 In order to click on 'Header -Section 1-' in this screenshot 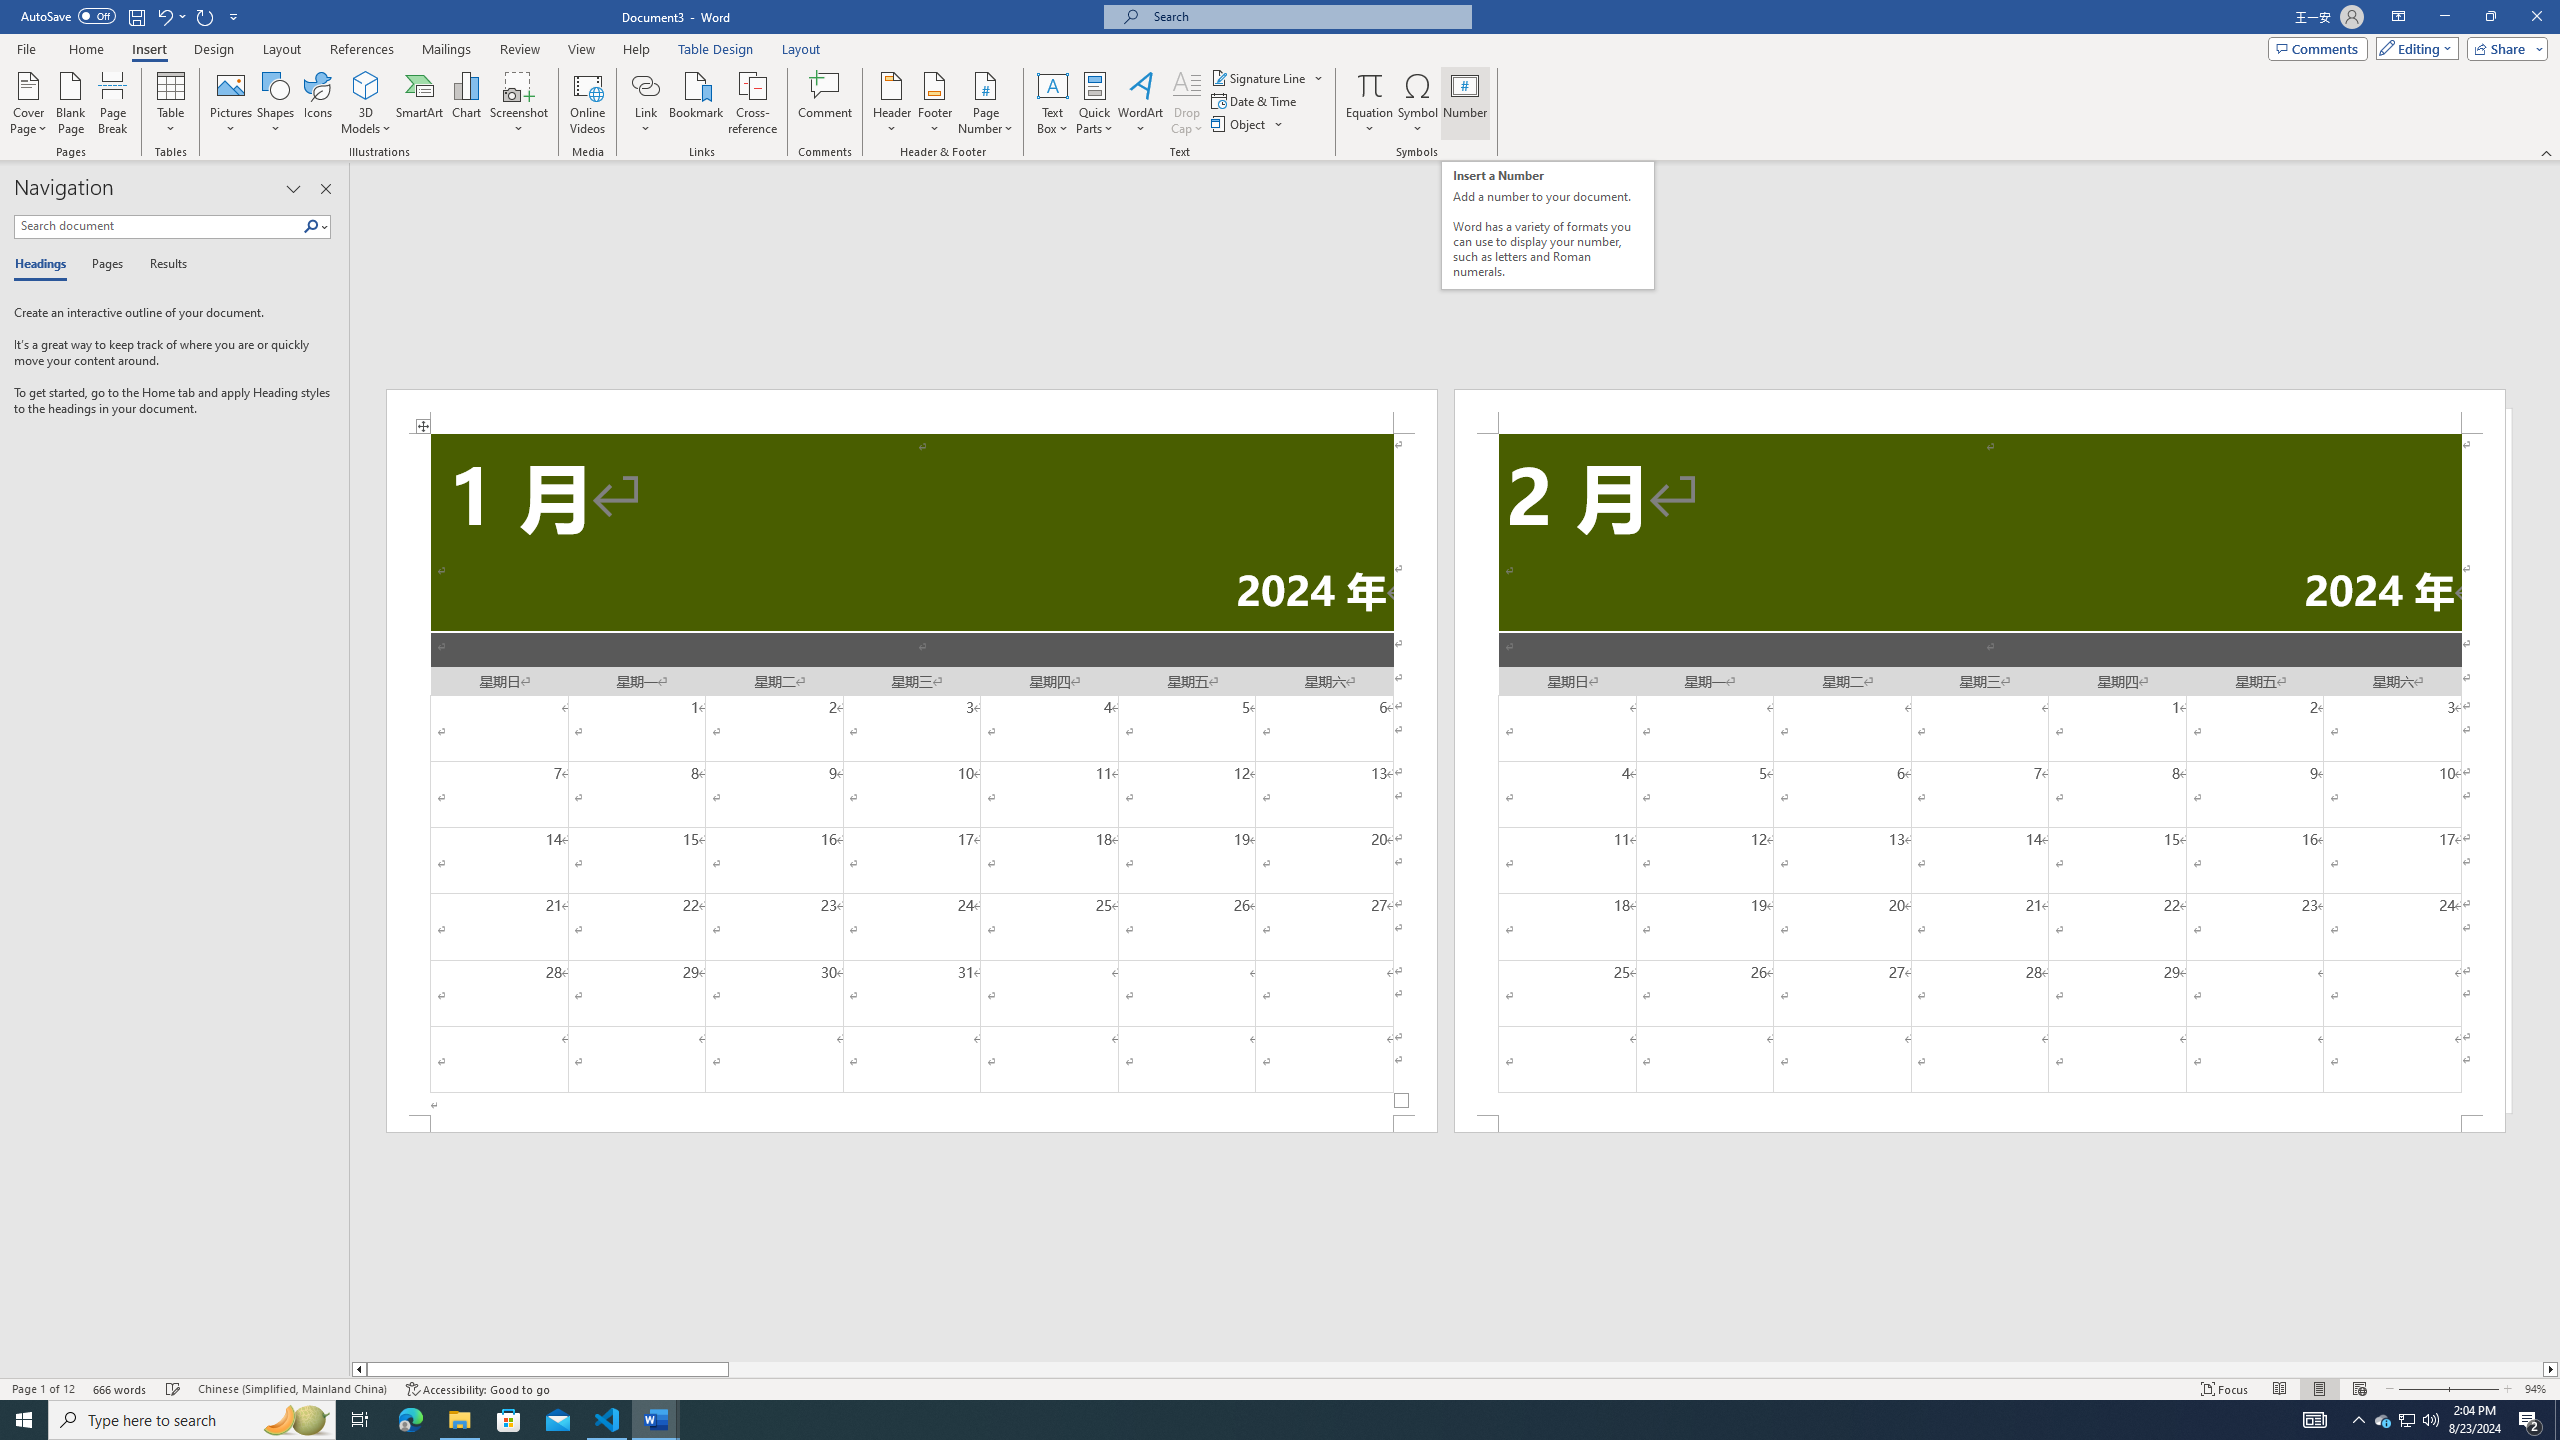, I will do `click(912, 410)`.